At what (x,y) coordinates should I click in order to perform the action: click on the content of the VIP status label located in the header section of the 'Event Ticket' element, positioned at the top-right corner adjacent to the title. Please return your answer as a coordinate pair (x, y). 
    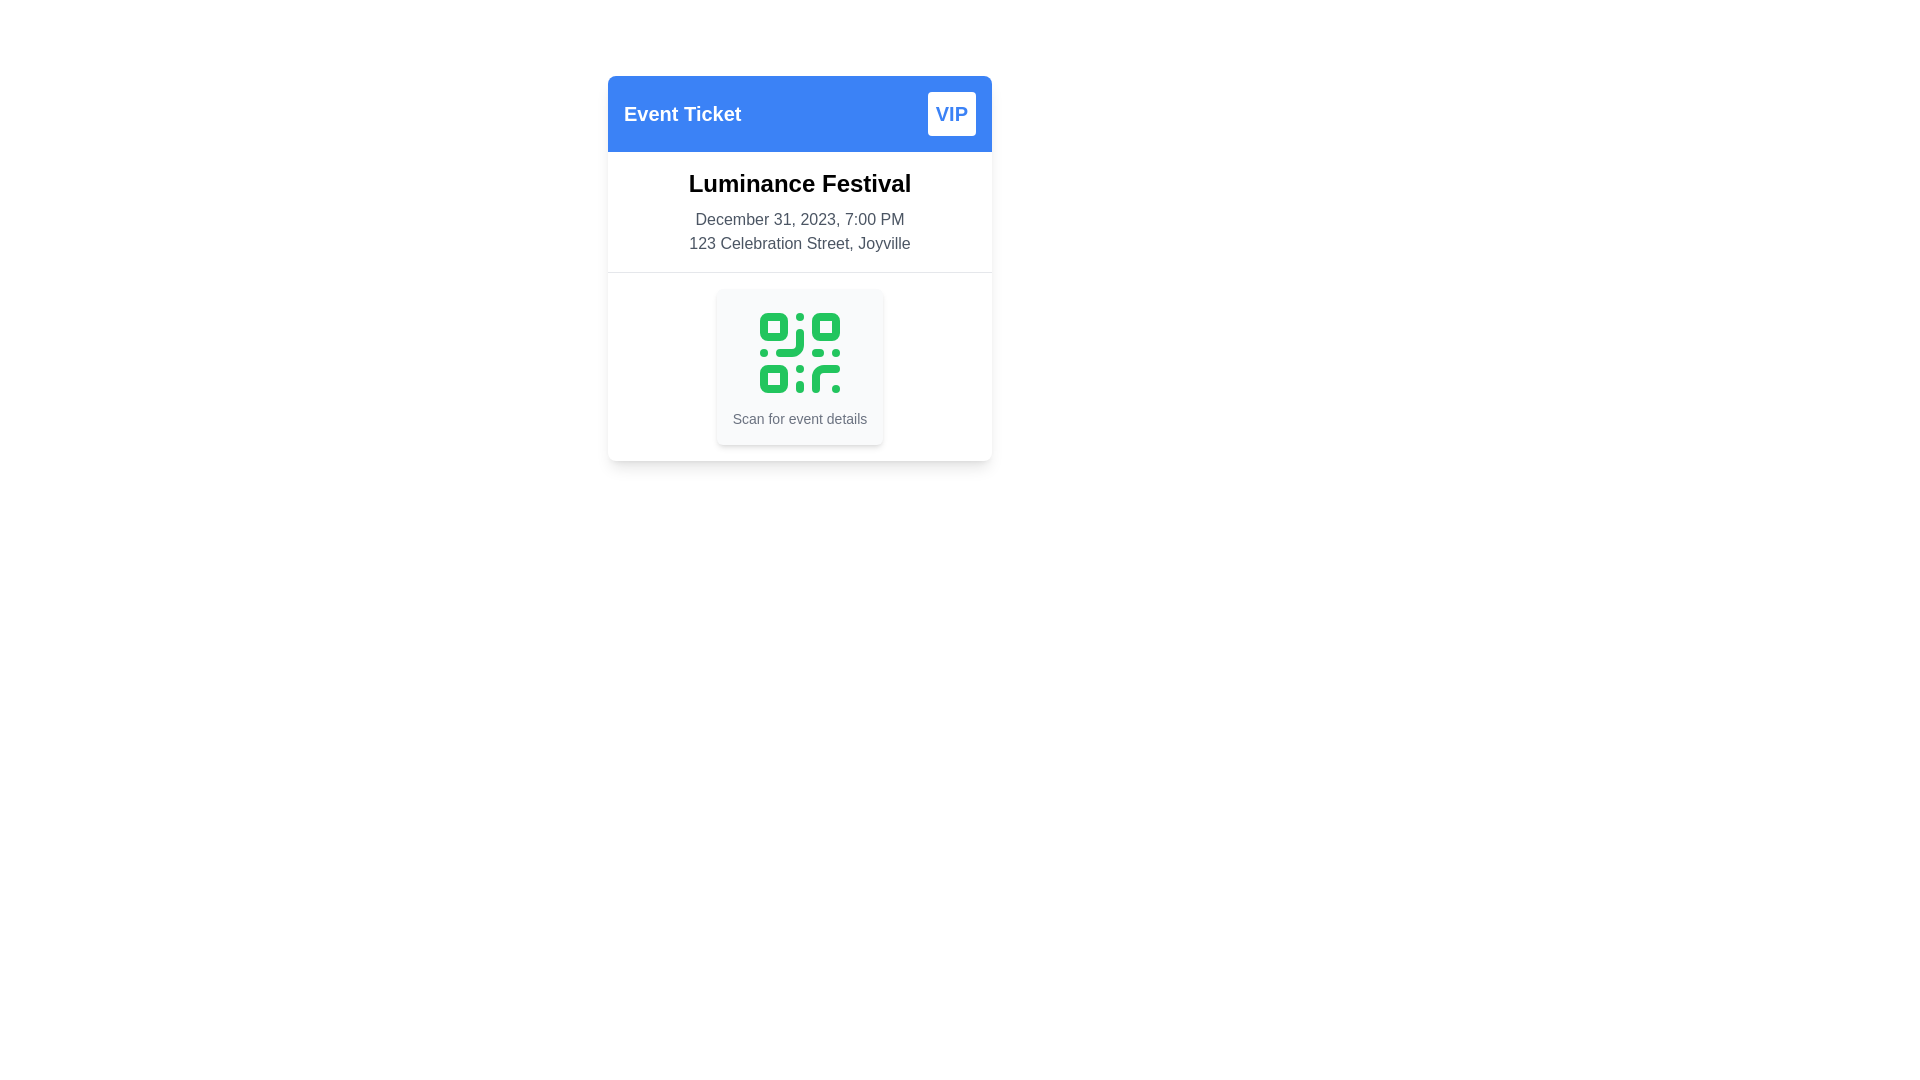
    Looking at the image, I should click on (950, 114).